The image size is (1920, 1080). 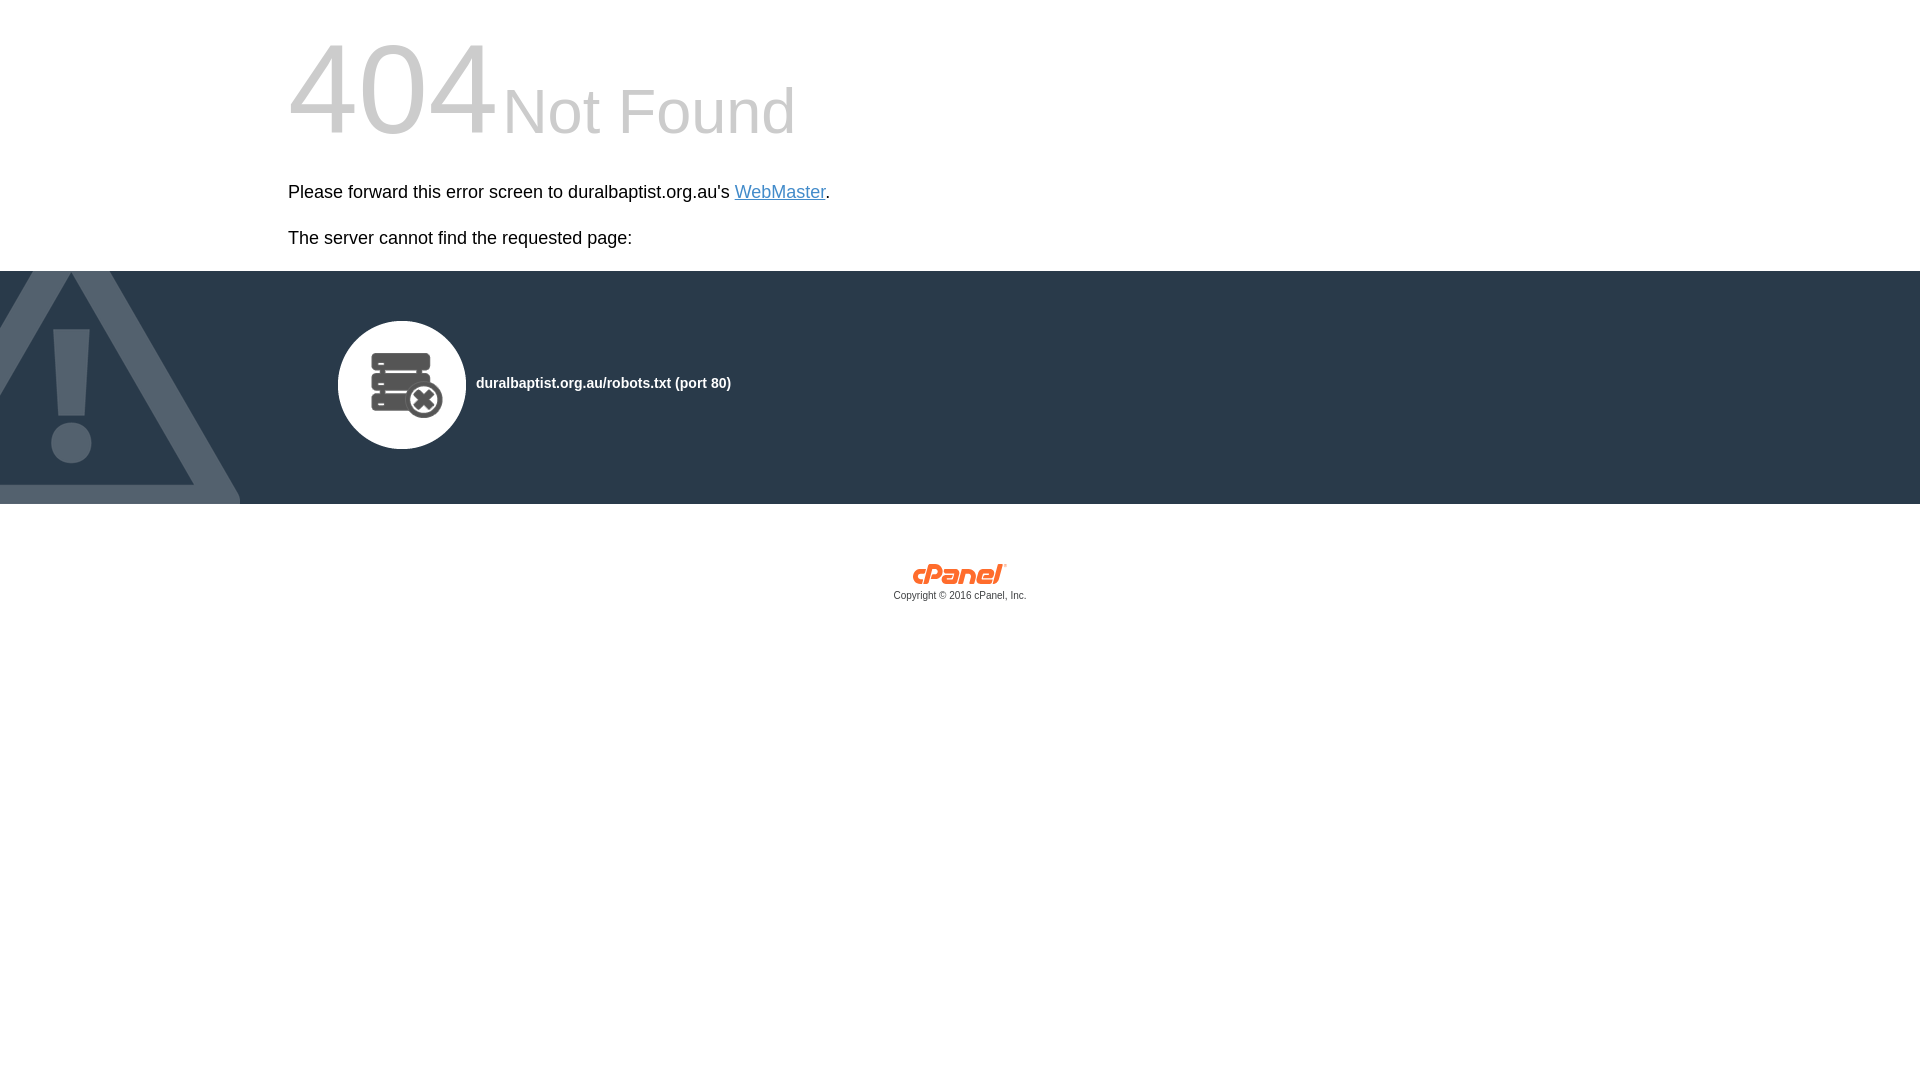 What do you see at coordinates (779, 192) in the screenshot?
I see `'WebMaster'` at bounding box center [779, 192].